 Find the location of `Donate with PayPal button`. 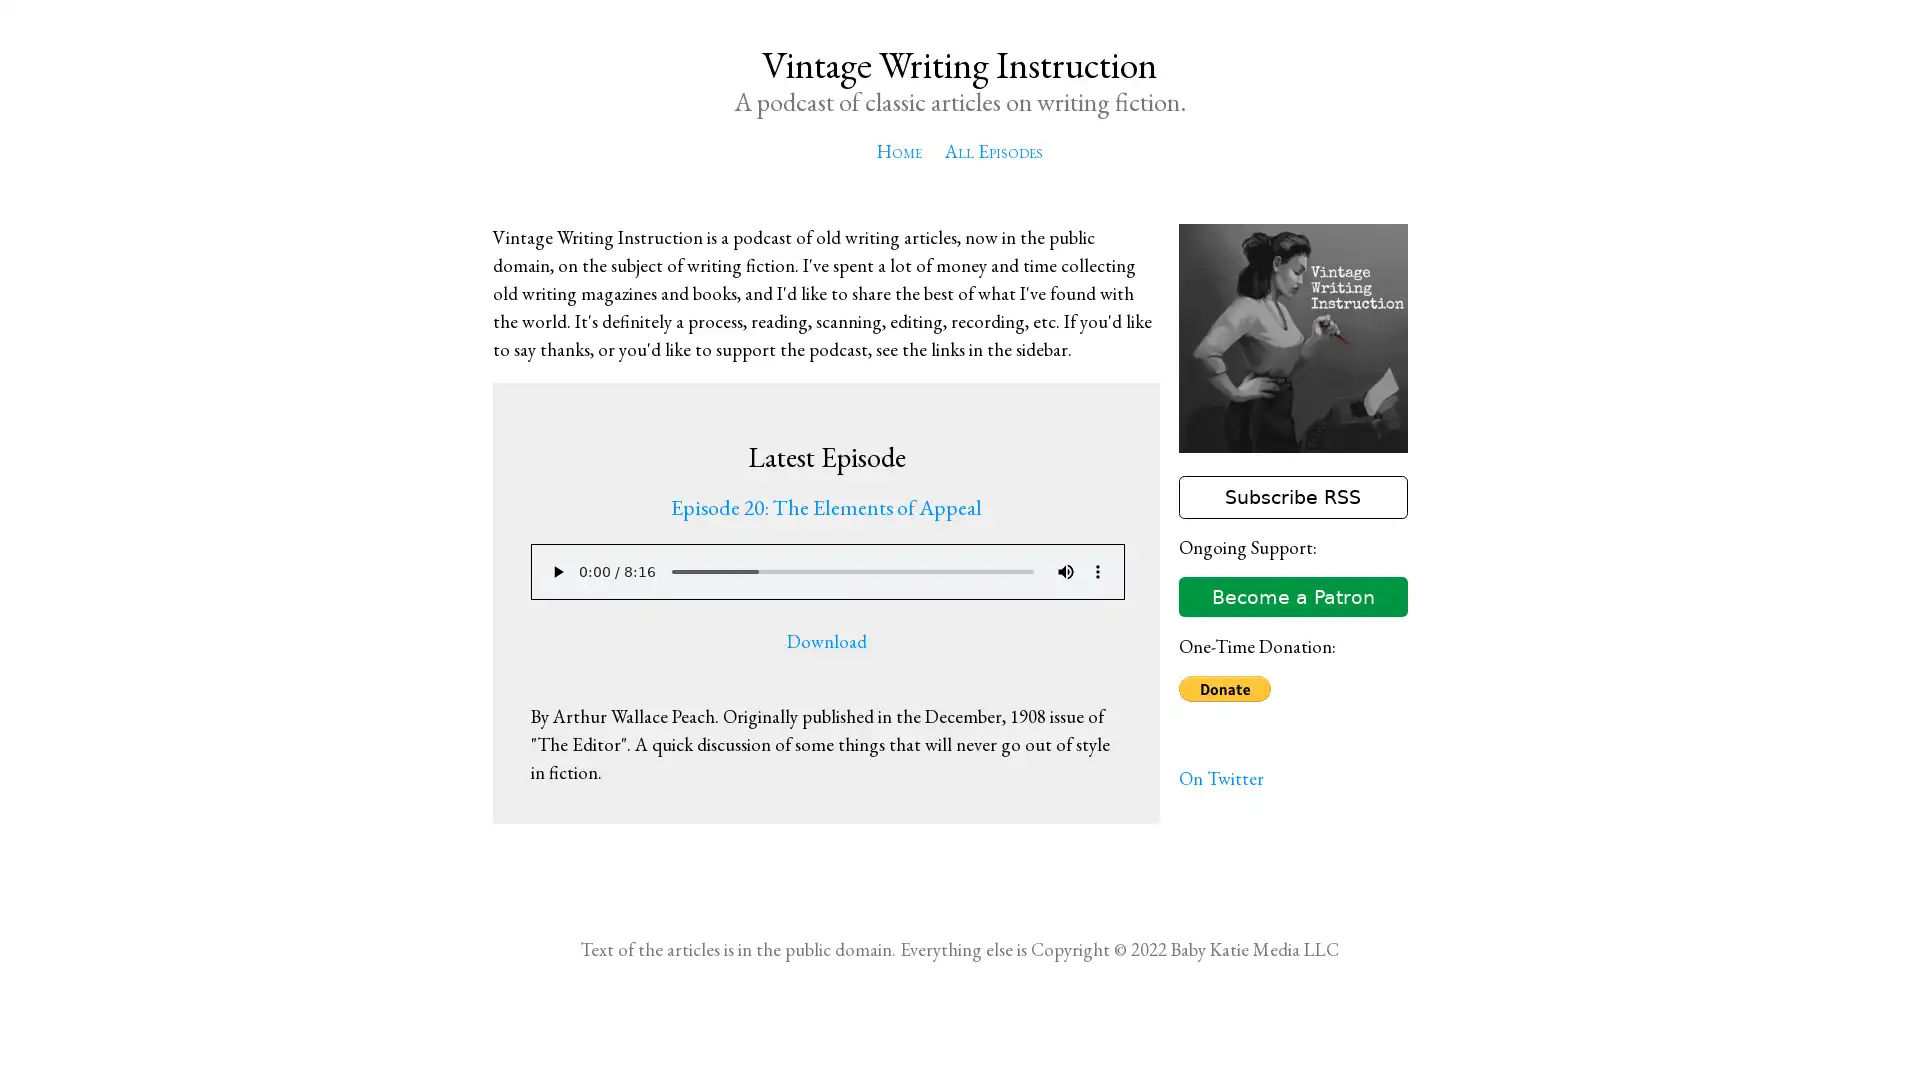

Donate with PayPal button is located at coordinates (1223, 688).